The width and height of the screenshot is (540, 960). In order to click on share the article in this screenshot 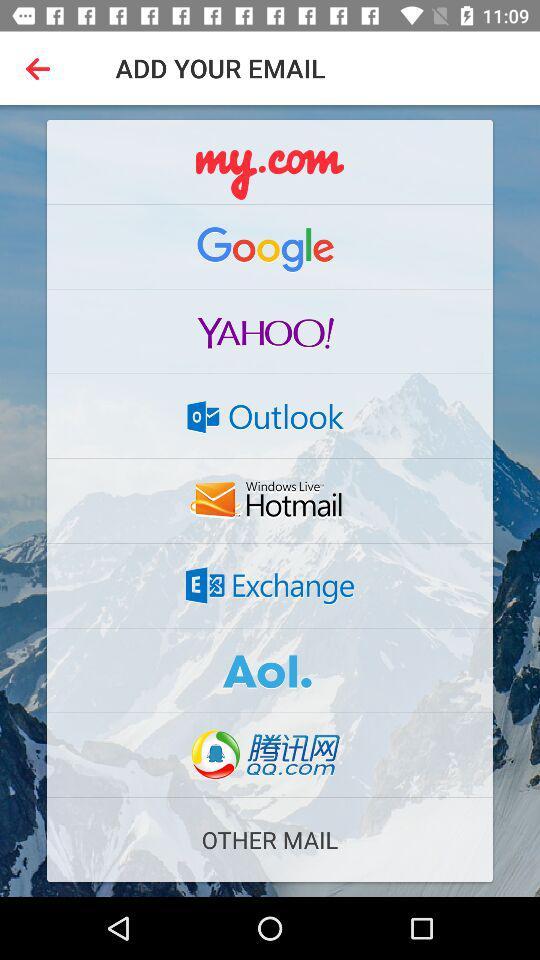, I will do `click(270, 585)`.